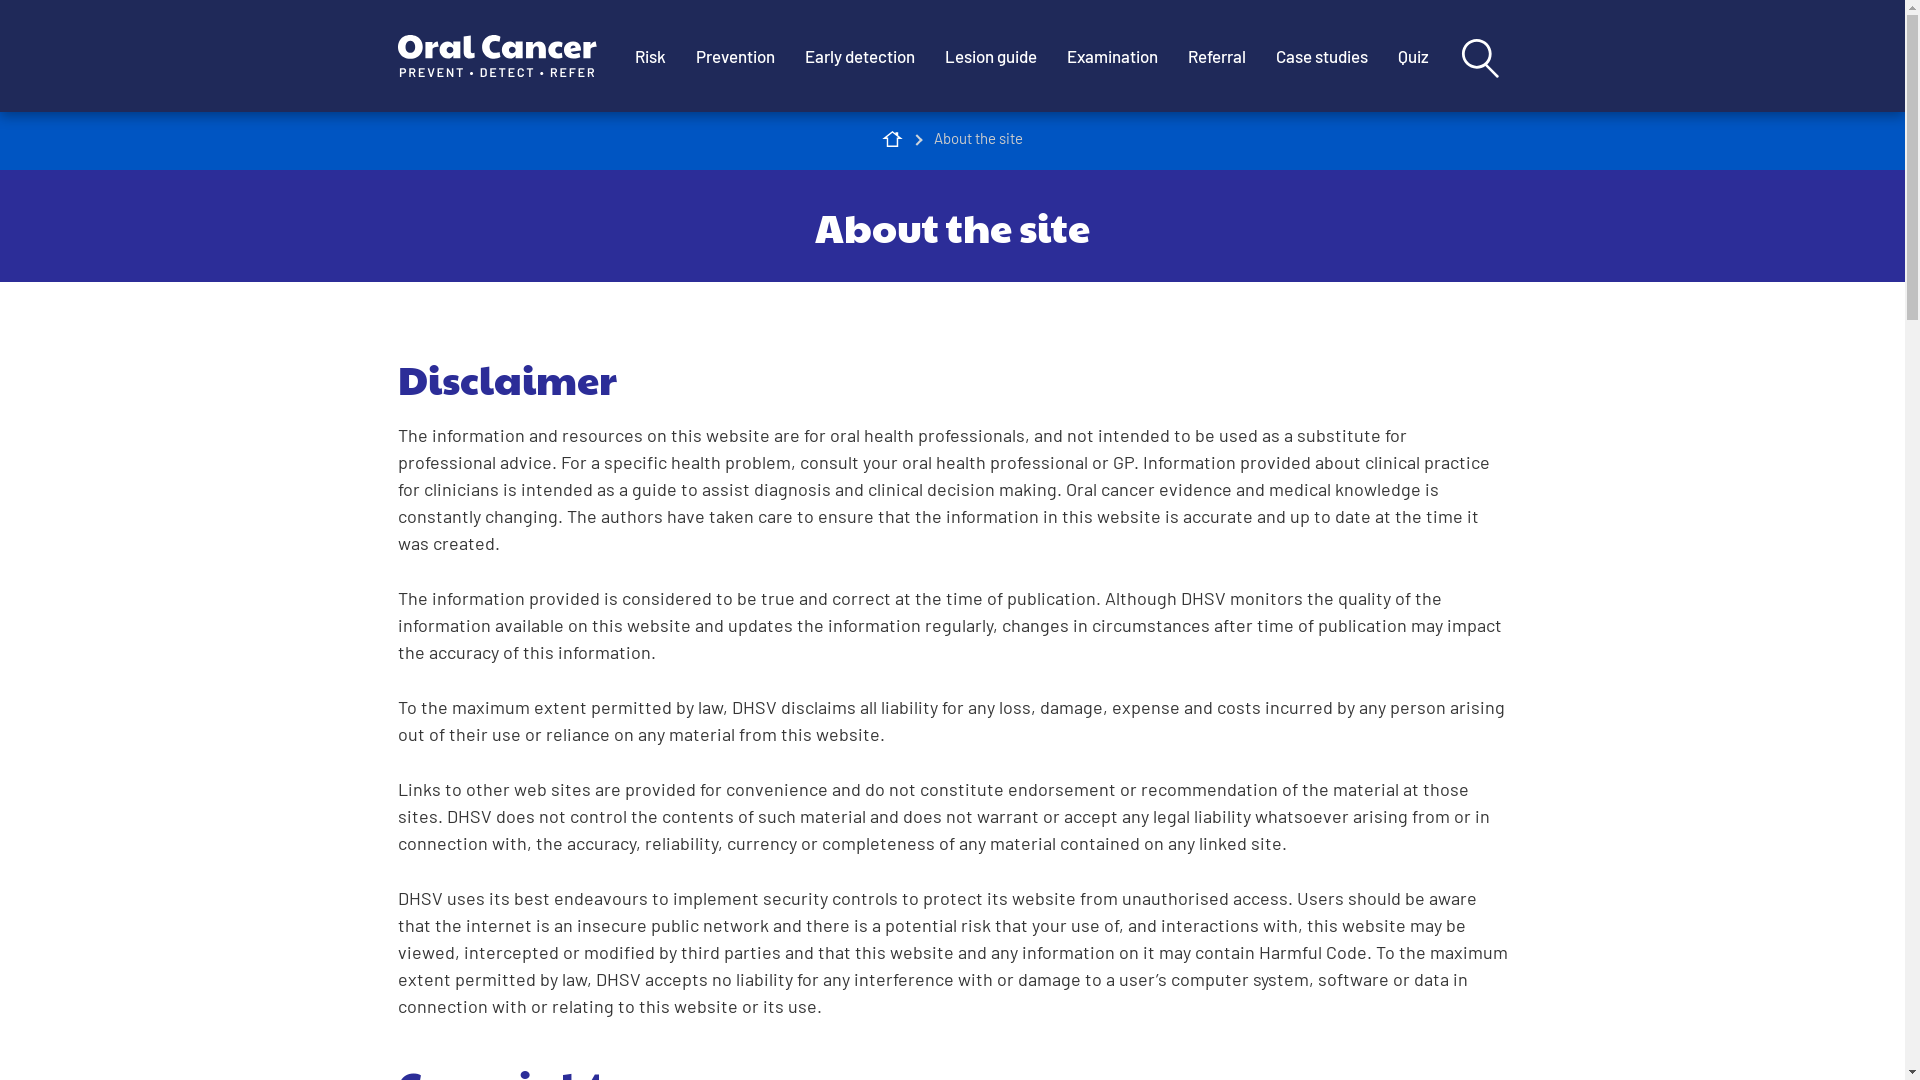 The height and width of the screenshot is (1080, 1920). Describe the element at coordinates (1320, 55) in the screenshot. I see `'Case studies'` at that location.